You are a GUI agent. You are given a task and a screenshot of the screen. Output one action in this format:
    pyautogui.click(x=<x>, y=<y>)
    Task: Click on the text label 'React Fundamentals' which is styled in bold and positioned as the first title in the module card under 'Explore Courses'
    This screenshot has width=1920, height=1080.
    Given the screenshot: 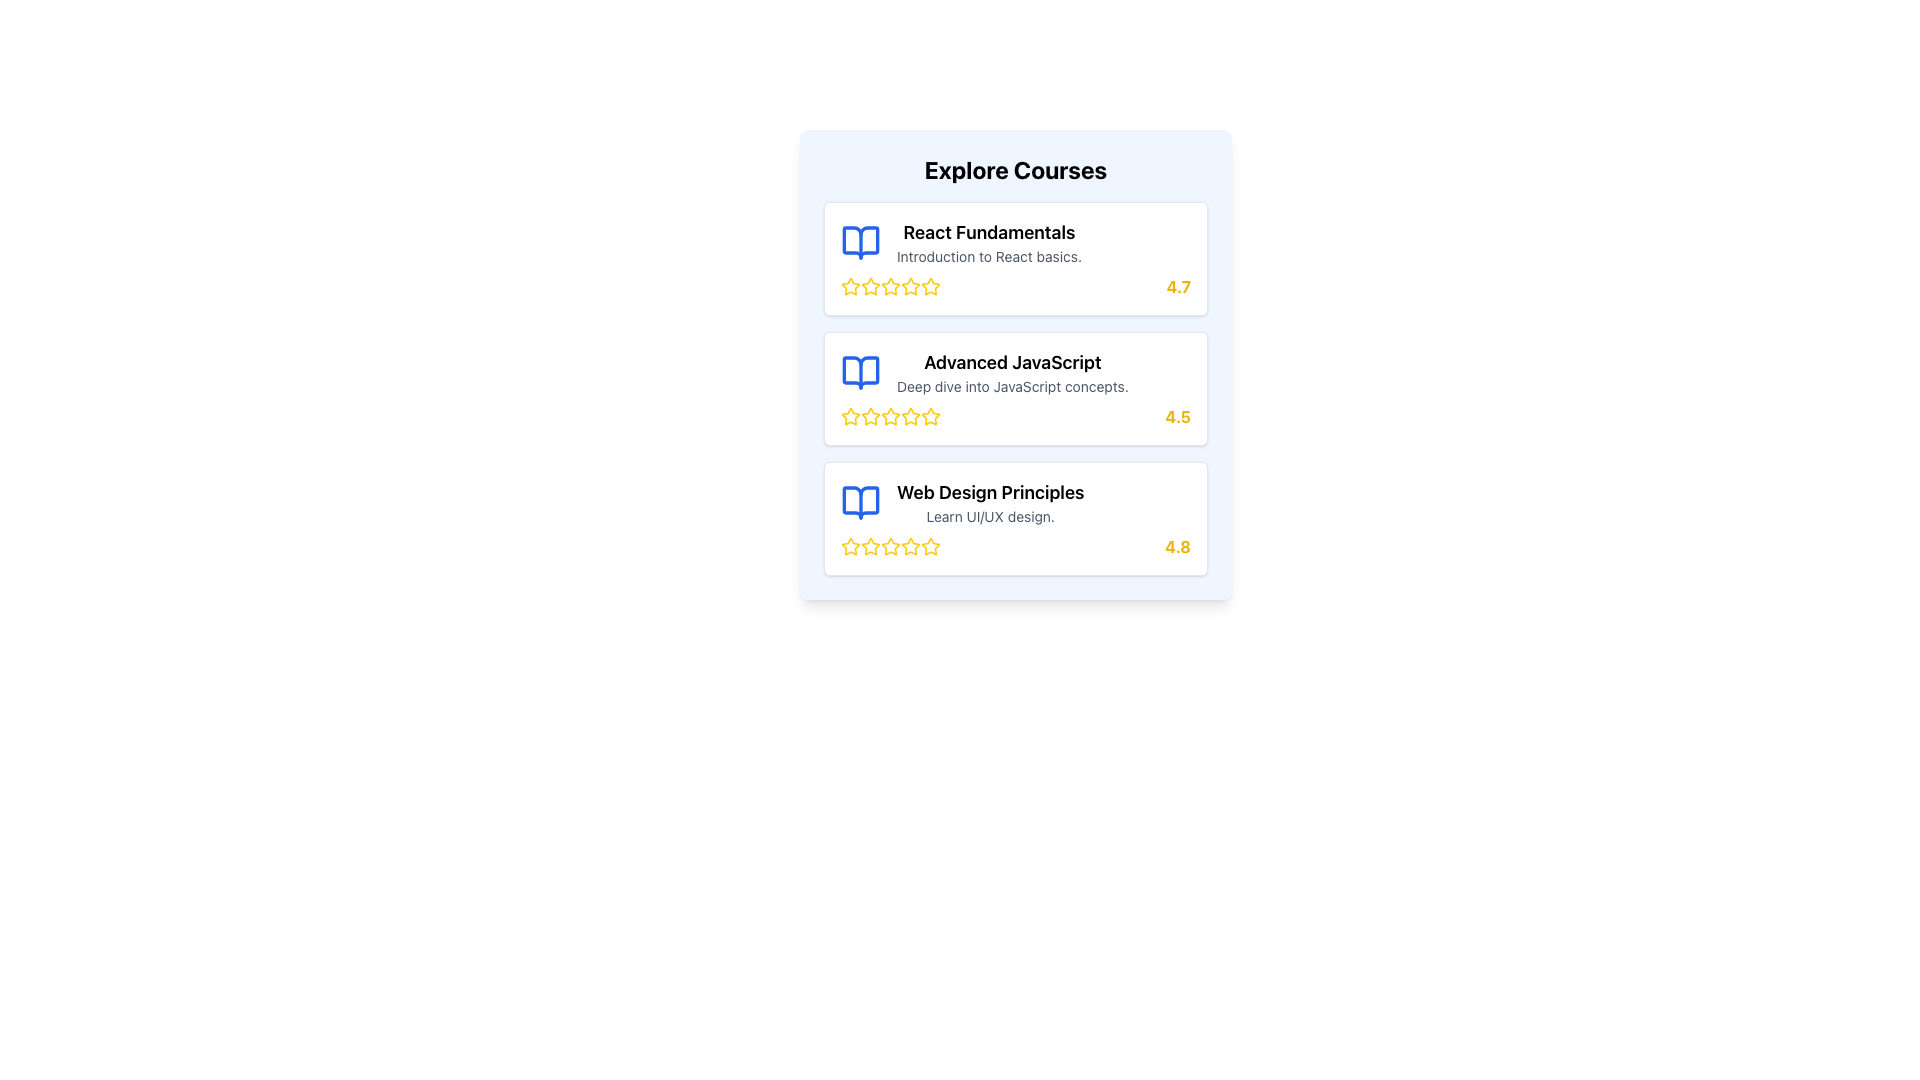 What is the action you would take?
    pyautogui.click(x=989, y=231)
    